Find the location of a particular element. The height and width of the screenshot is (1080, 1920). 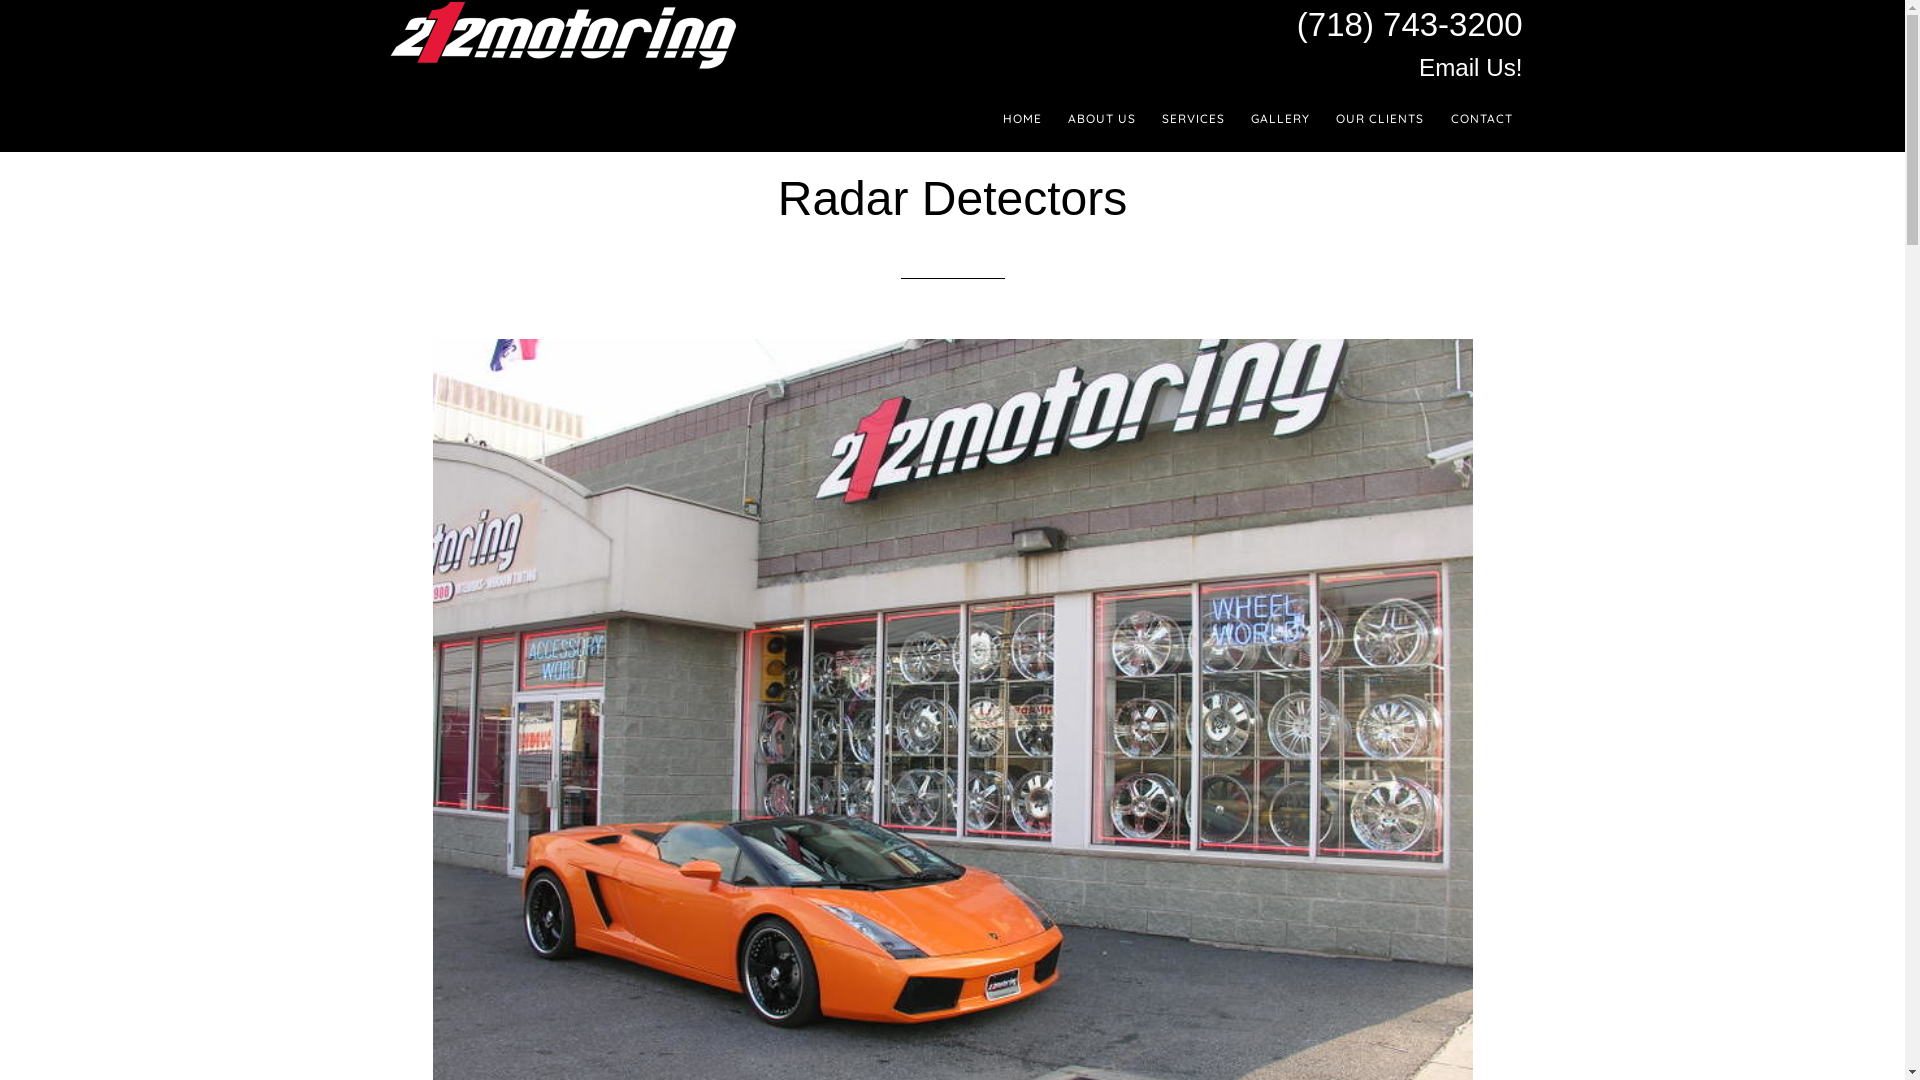

'ABOUT US' is located at coordinates (1056, 119).